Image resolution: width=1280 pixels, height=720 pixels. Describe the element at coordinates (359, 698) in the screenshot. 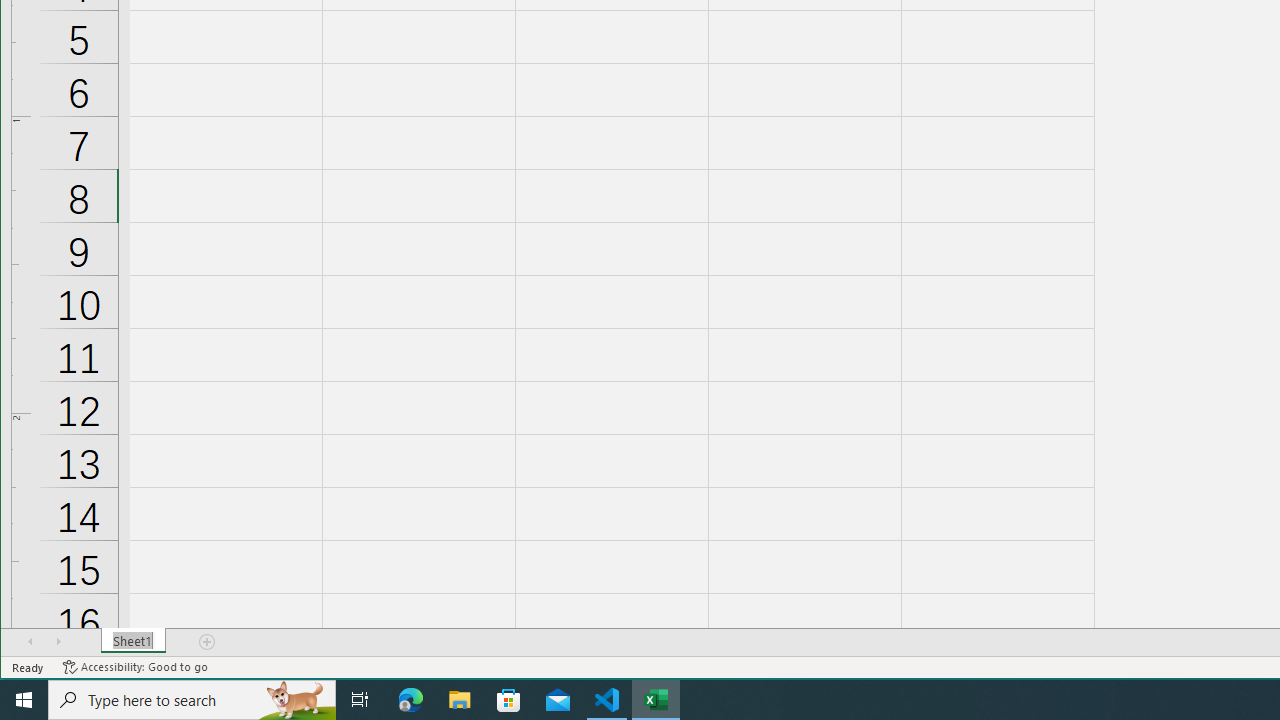

I see `'Task View'` at that location.